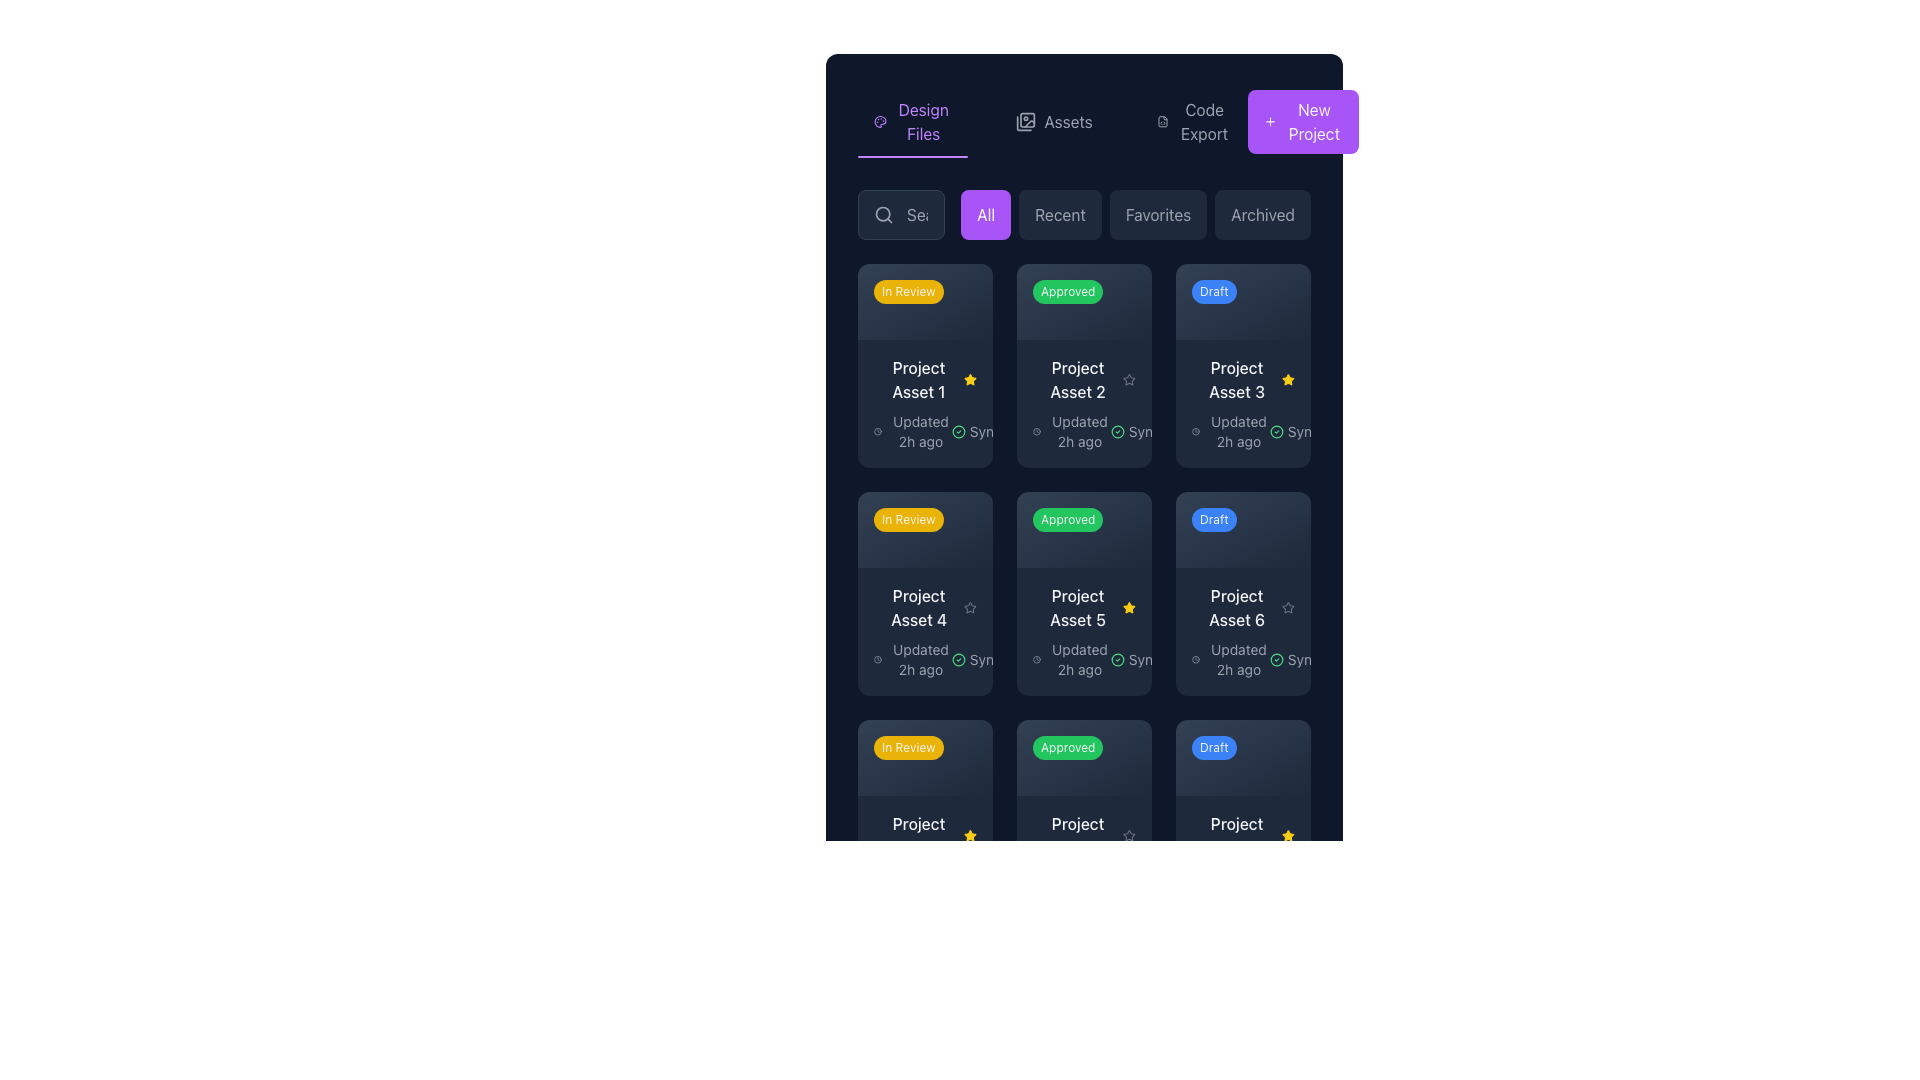 The image size is (1920, 1080). Describe the element at coordinates (918, 606) in the screenshot. I see `the text label displaying 'Project Asset 4' located in the second card of the left column, which is above 'Project Asset 7' and below 'Project Asset 1'` at that location.